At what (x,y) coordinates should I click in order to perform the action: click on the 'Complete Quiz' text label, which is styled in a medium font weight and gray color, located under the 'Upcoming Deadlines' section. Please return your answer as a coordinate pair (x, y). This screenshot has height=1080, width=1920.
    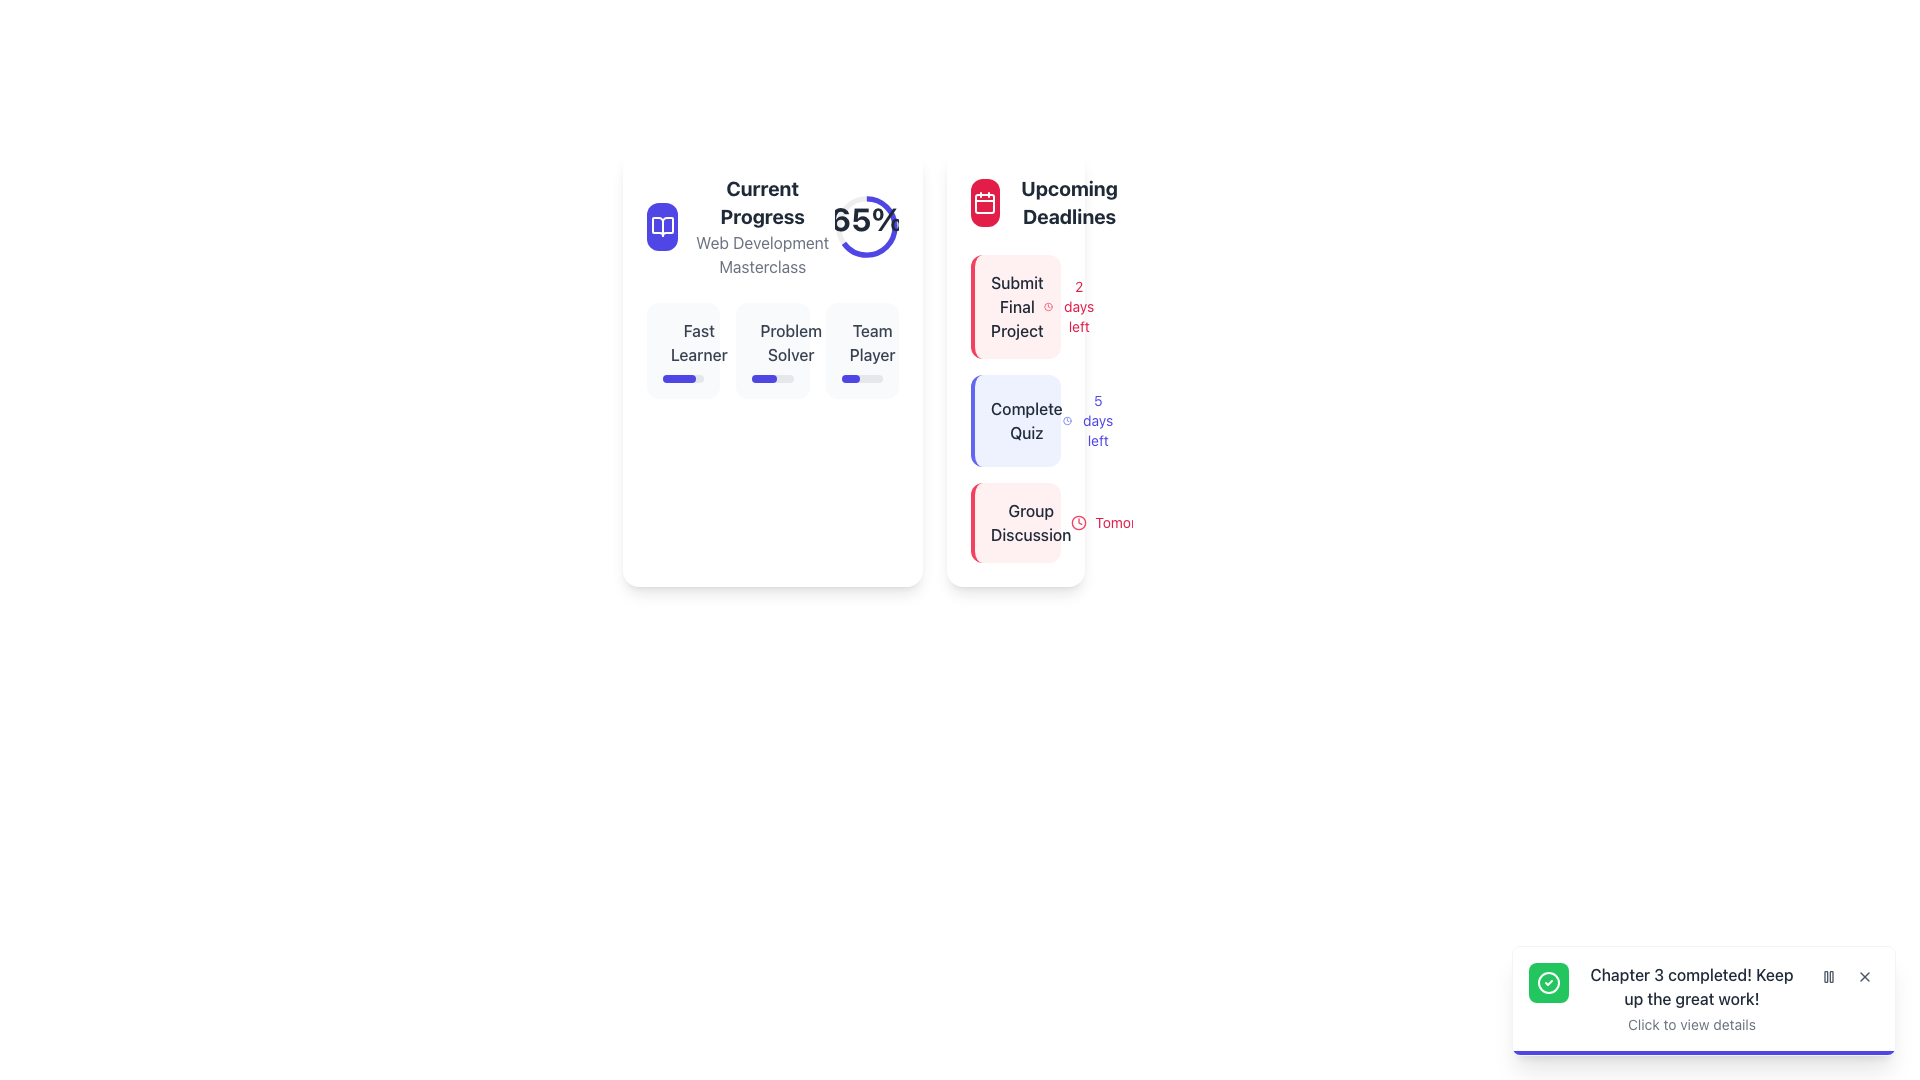
    Looking at the image, I should click on (1026, 419).